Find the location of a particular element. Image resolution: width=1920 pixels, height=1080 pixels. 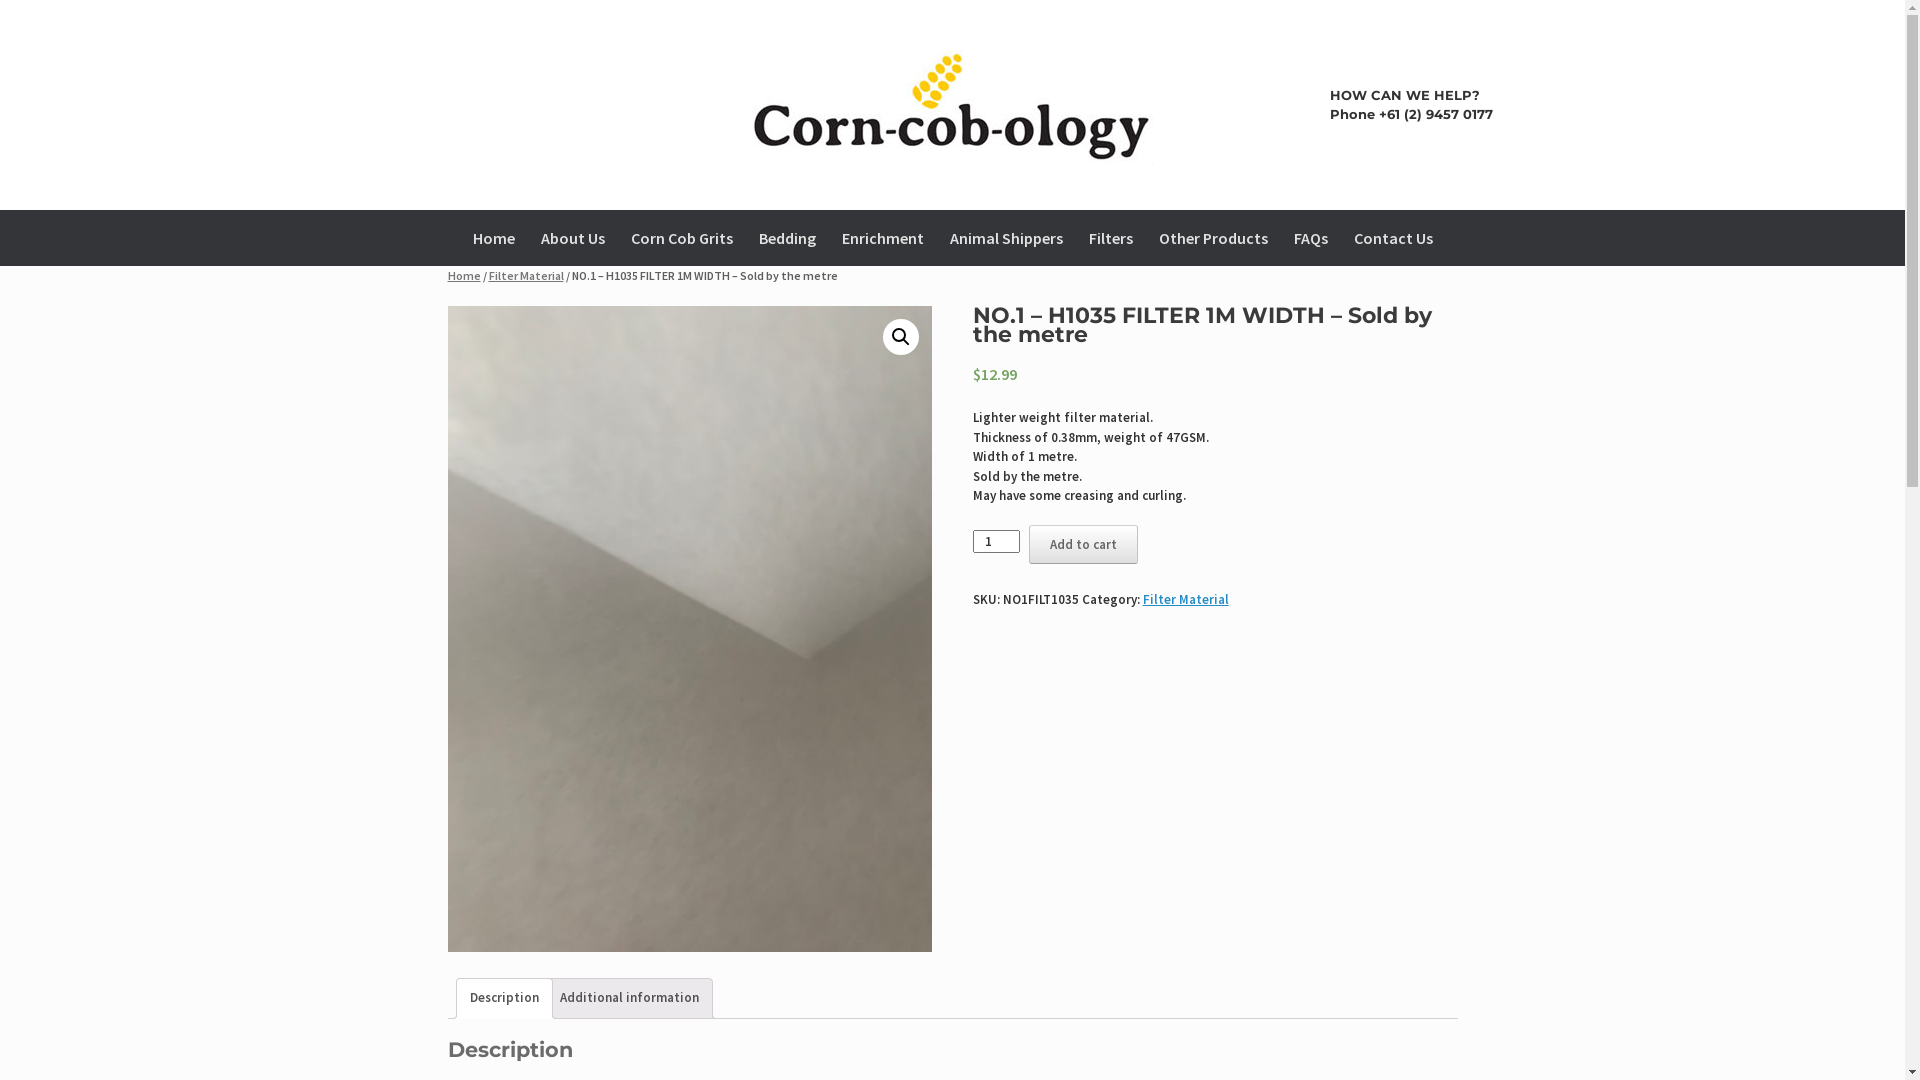

'Filters' is located at coordinates (1109, 237).